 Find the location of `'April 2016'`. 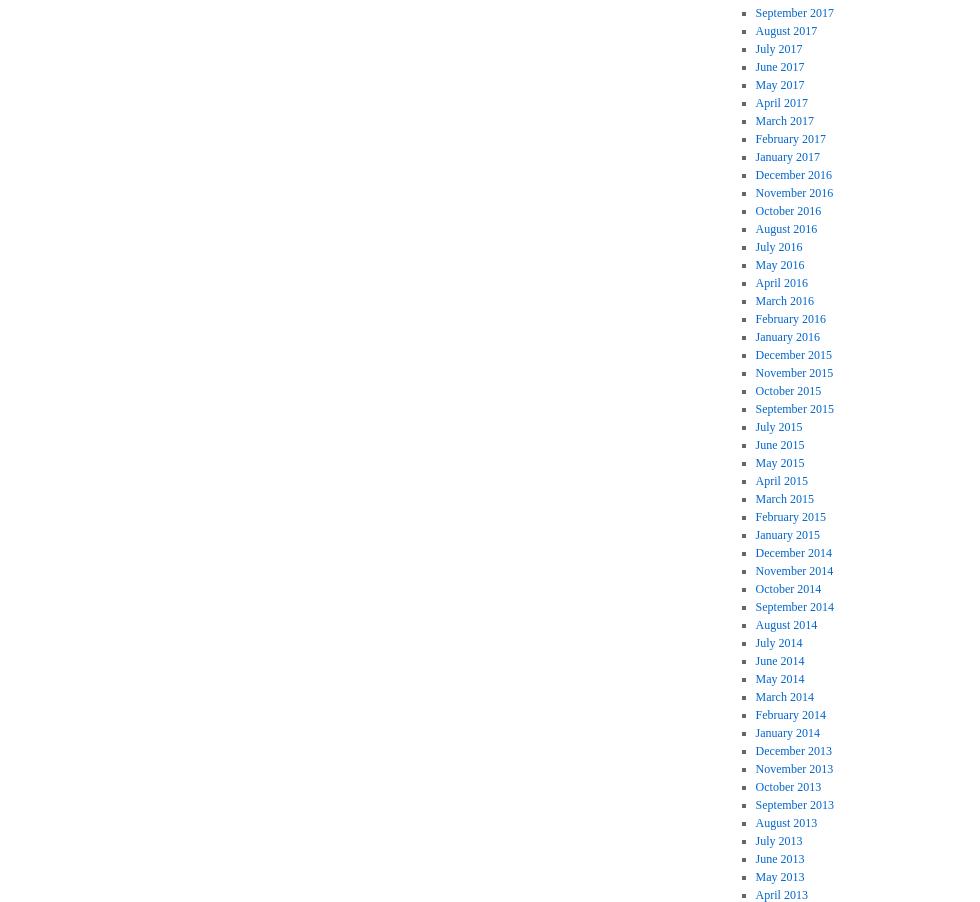

'April 2016' is located at coordinates (780, 281).